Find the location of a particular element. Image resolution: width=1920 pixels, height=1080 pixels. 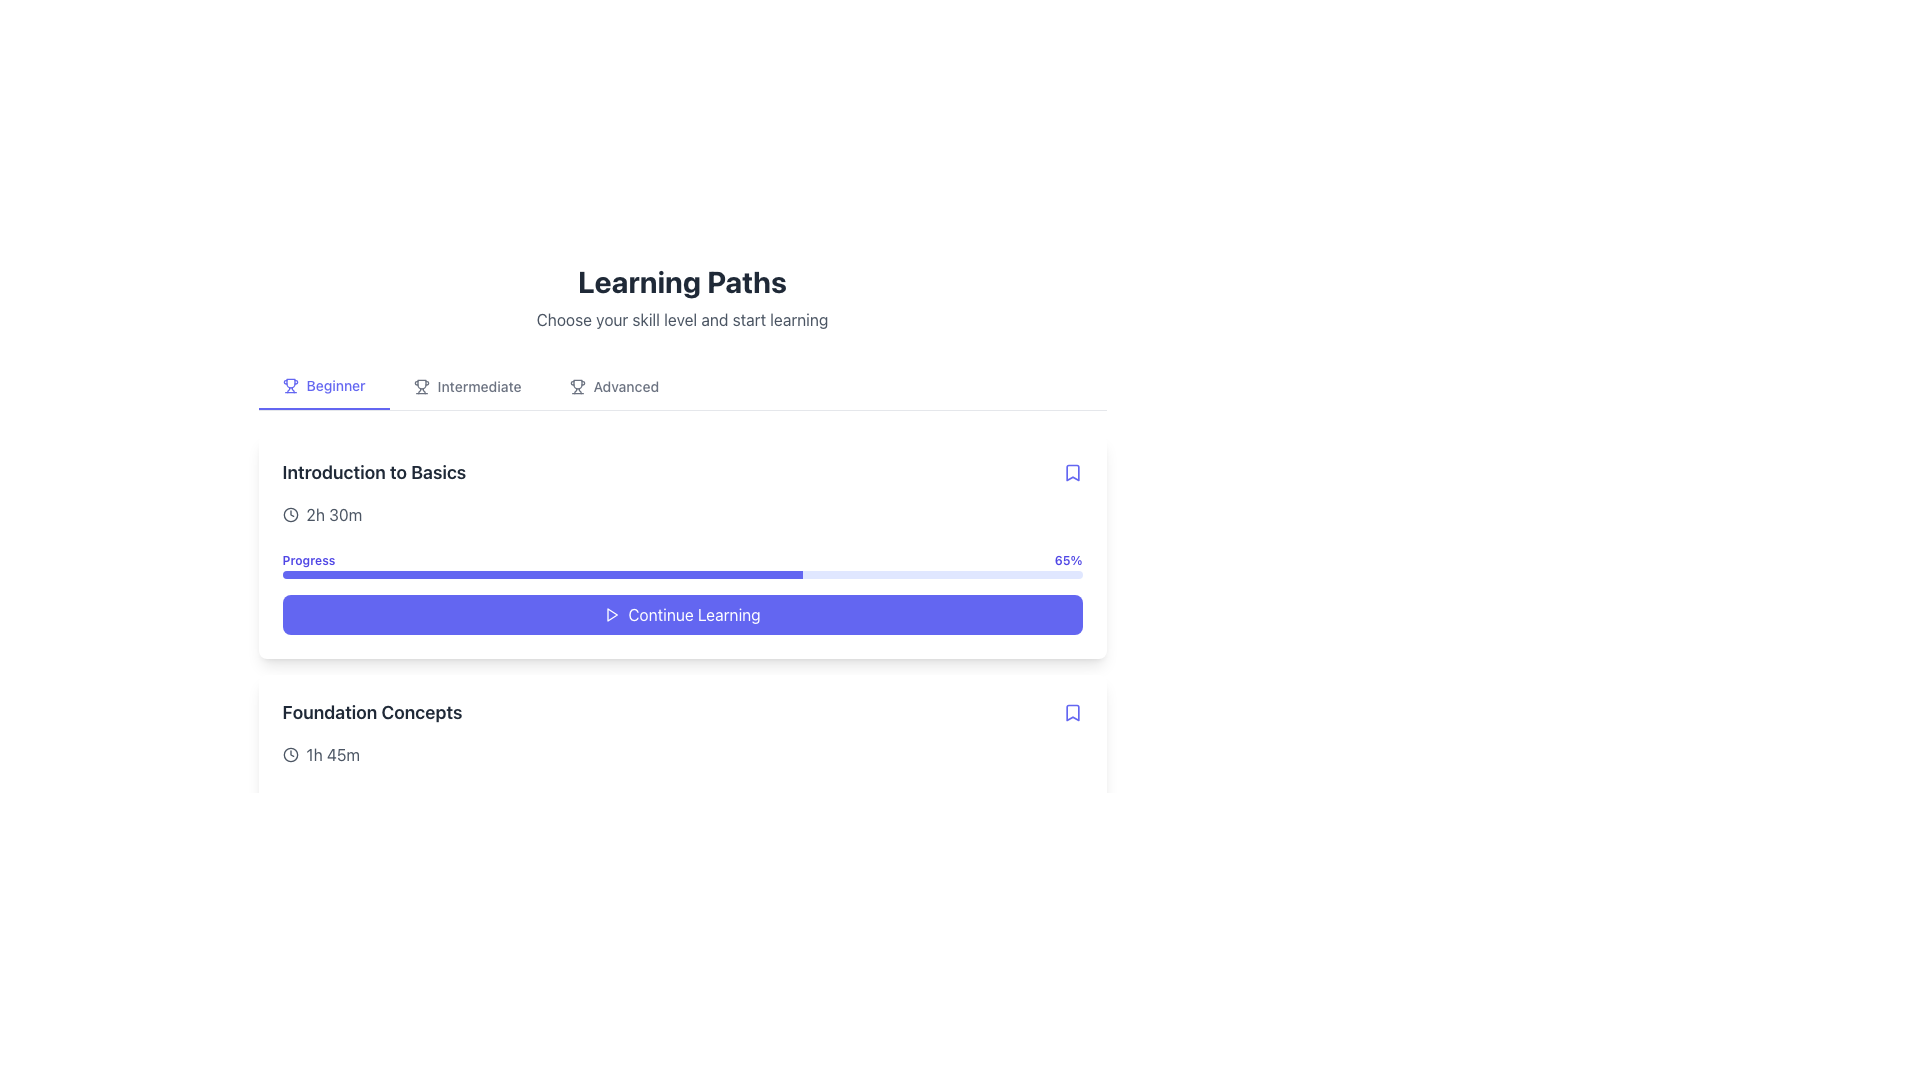

the 'Continue Learning' button with a vibrant indigo background and white text is located at coordinates (682, 613).